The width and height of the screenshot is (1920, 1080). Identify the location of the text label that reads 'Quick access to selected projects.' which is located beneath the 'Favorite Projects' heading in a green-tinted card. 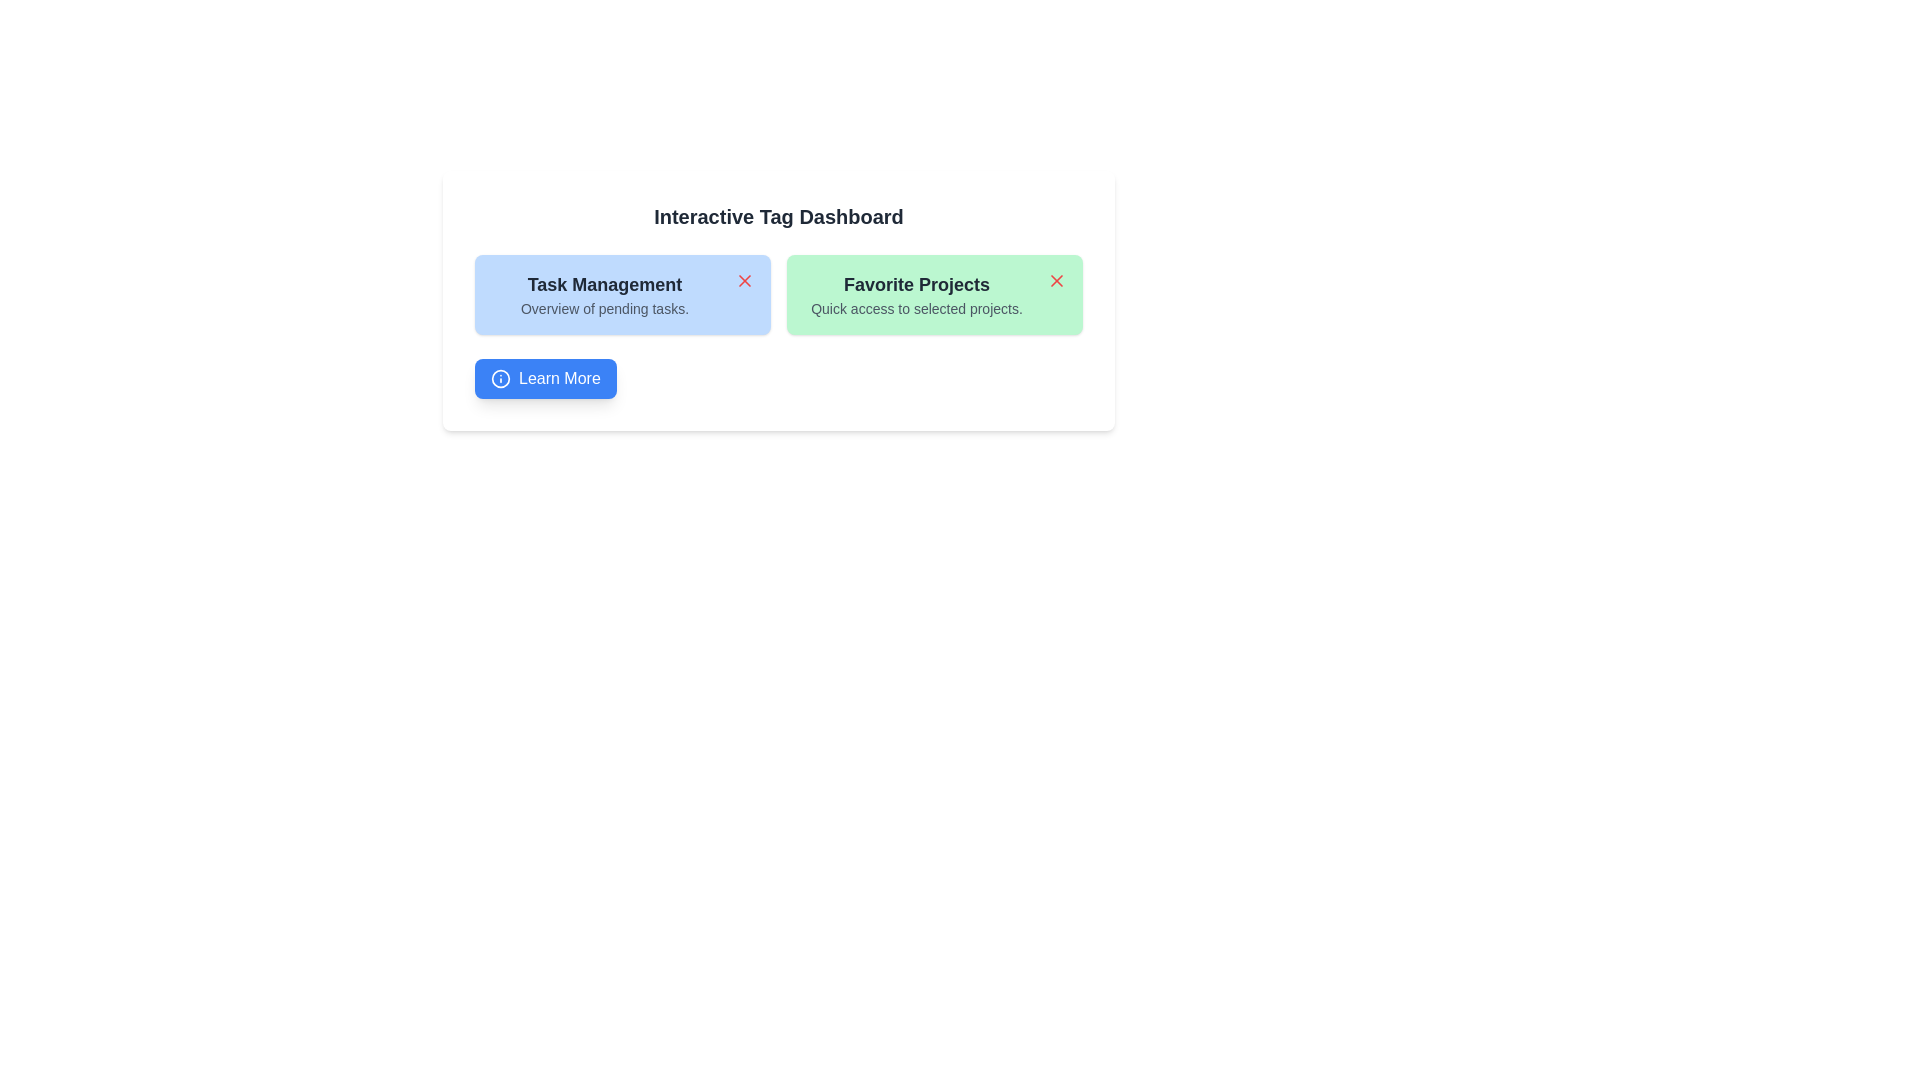
(915, 308).